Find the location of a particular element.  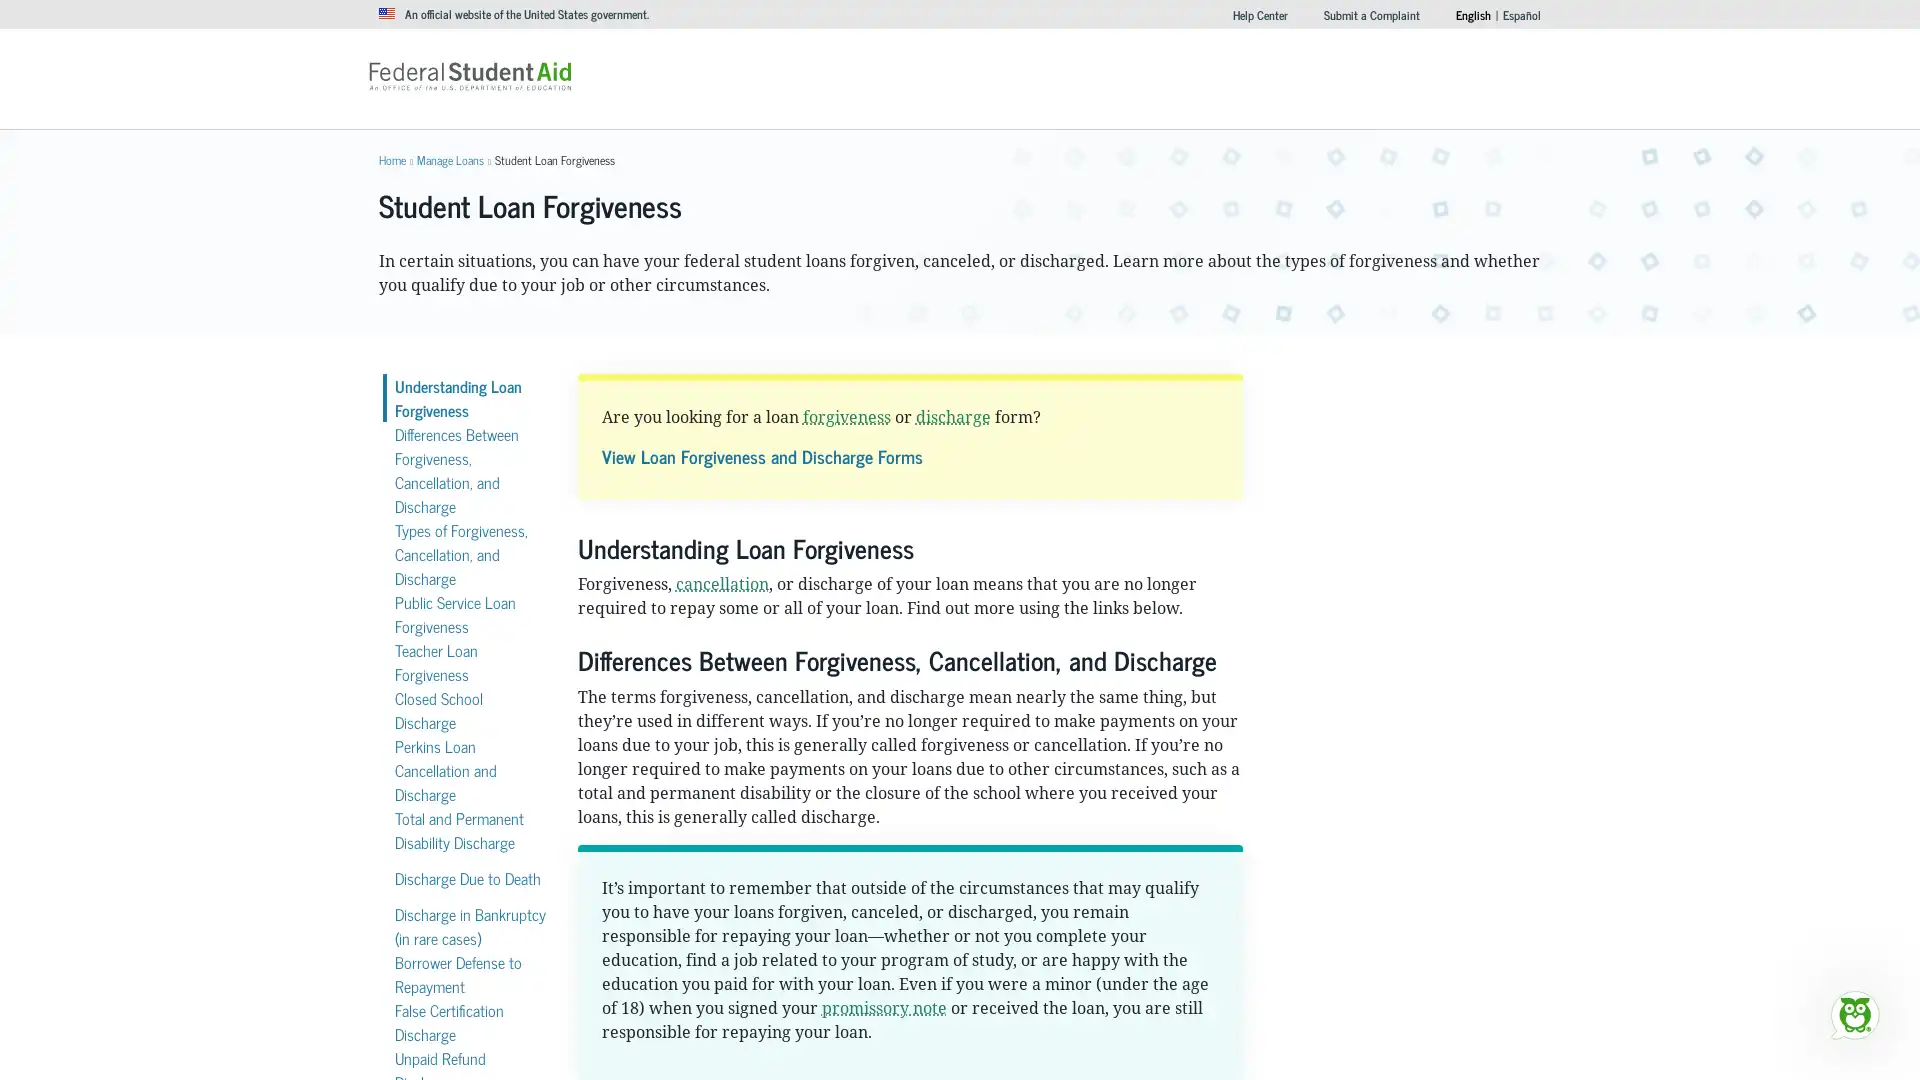

Espanol is located at coordinates (1520, 15).